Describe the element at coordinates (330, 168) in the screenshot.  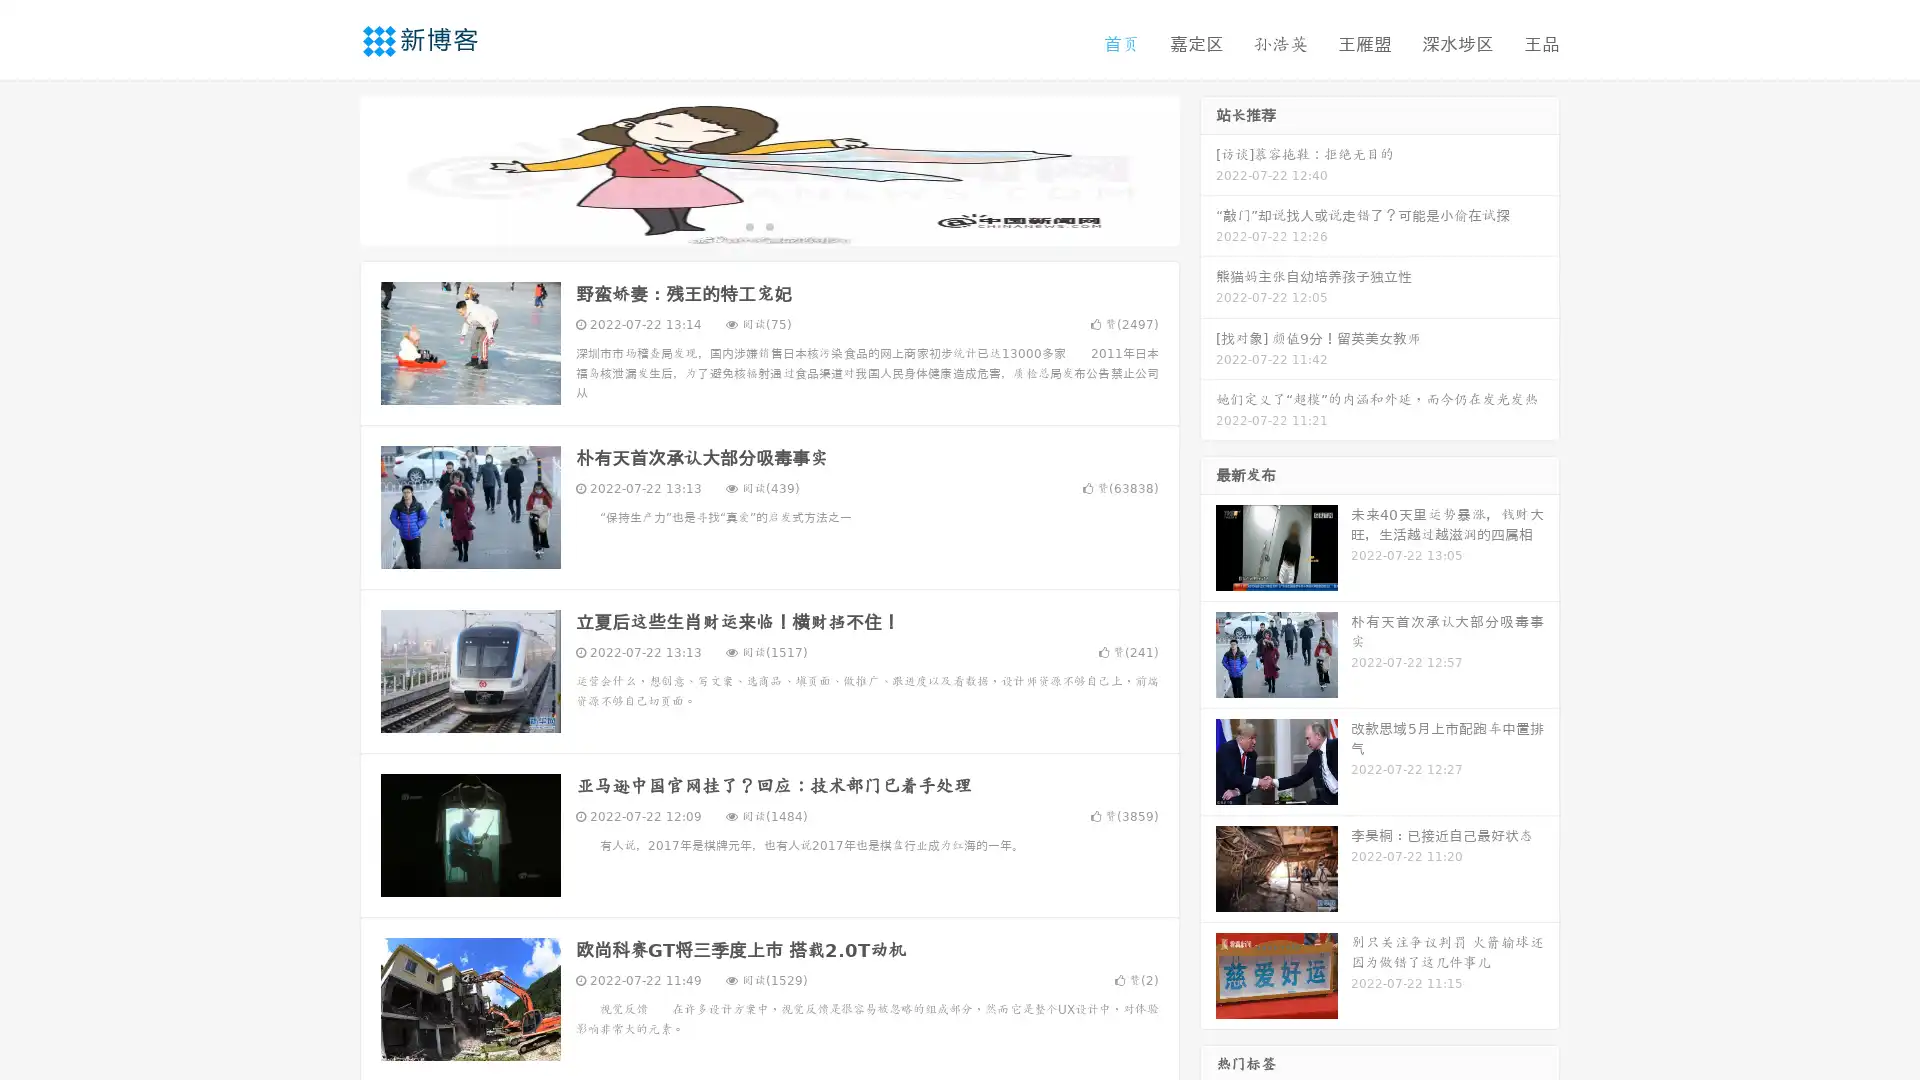
I see `Previous slide` at that location.